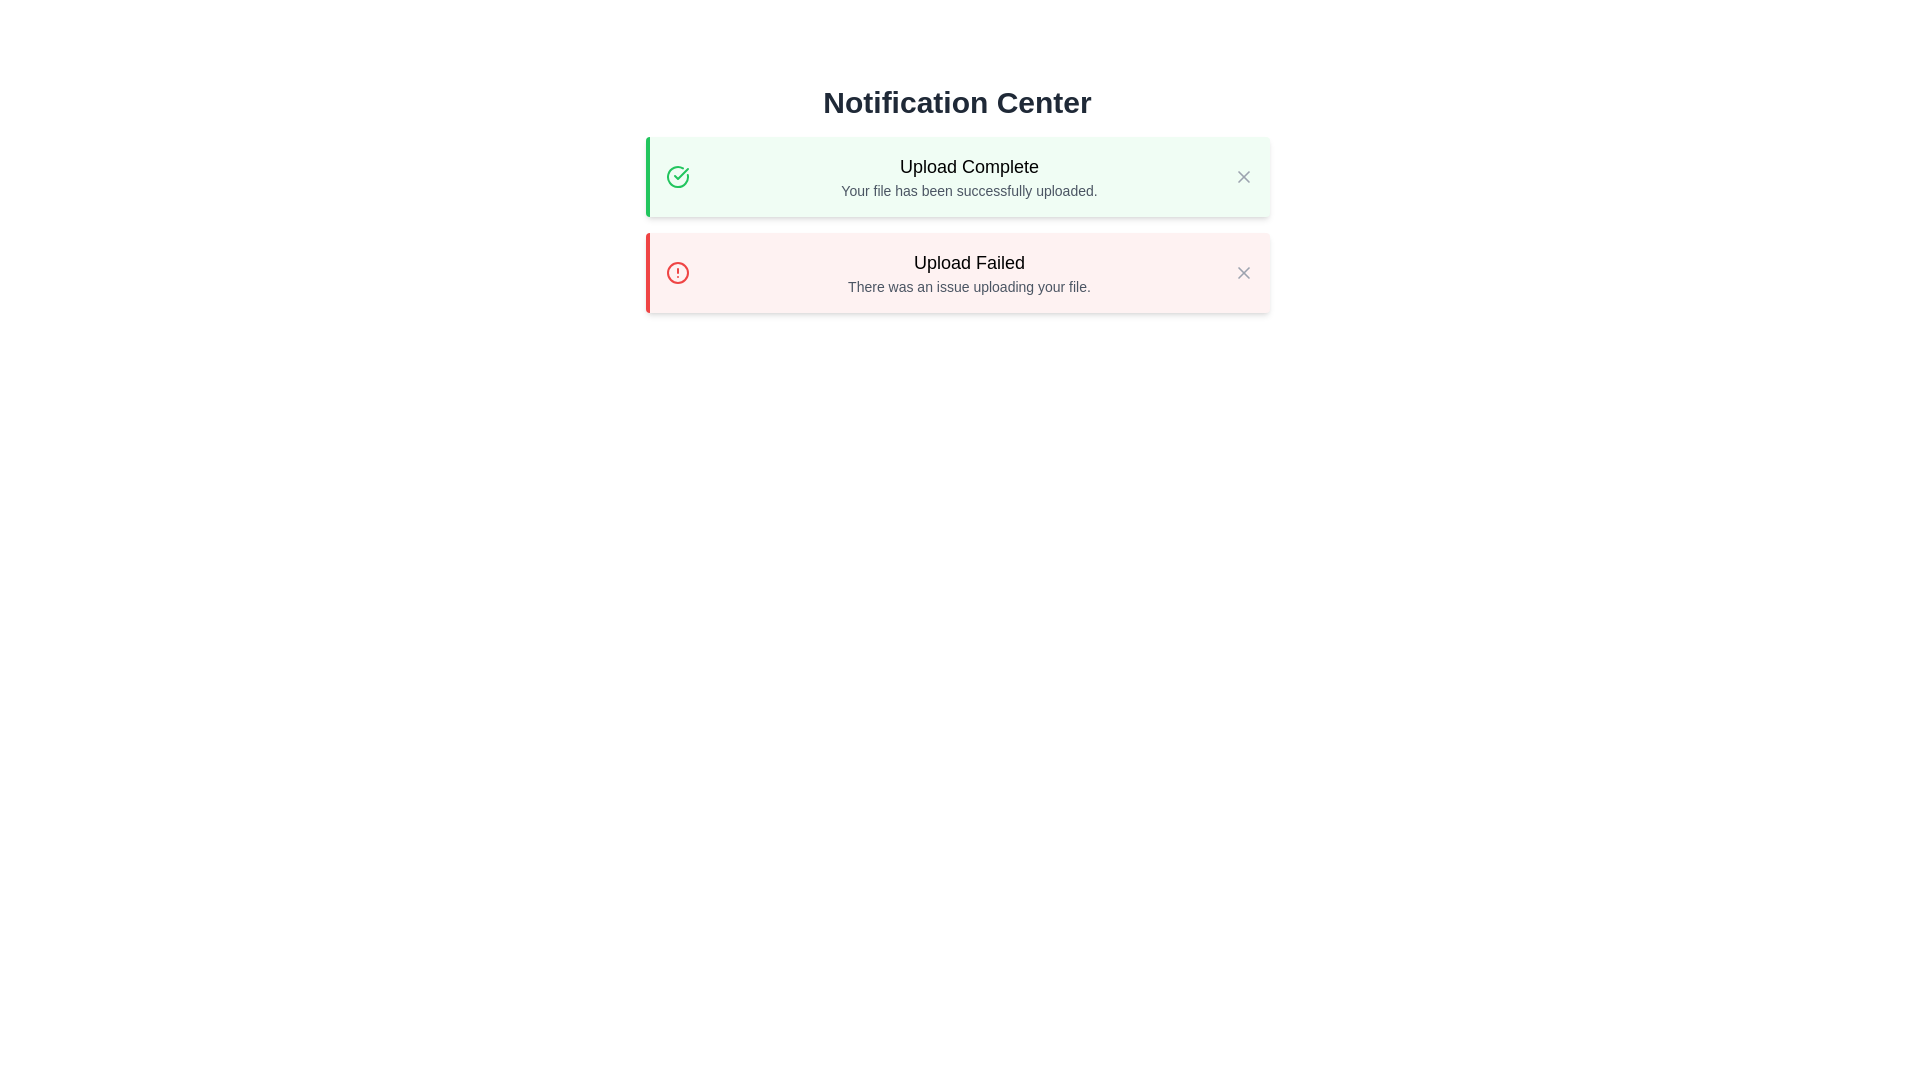  Describe the element at coordinates (1242, 176) in the screenshot. I see `the 'Close' button located at the top-right corner of the 'Upload Complete' notification card` at that location.